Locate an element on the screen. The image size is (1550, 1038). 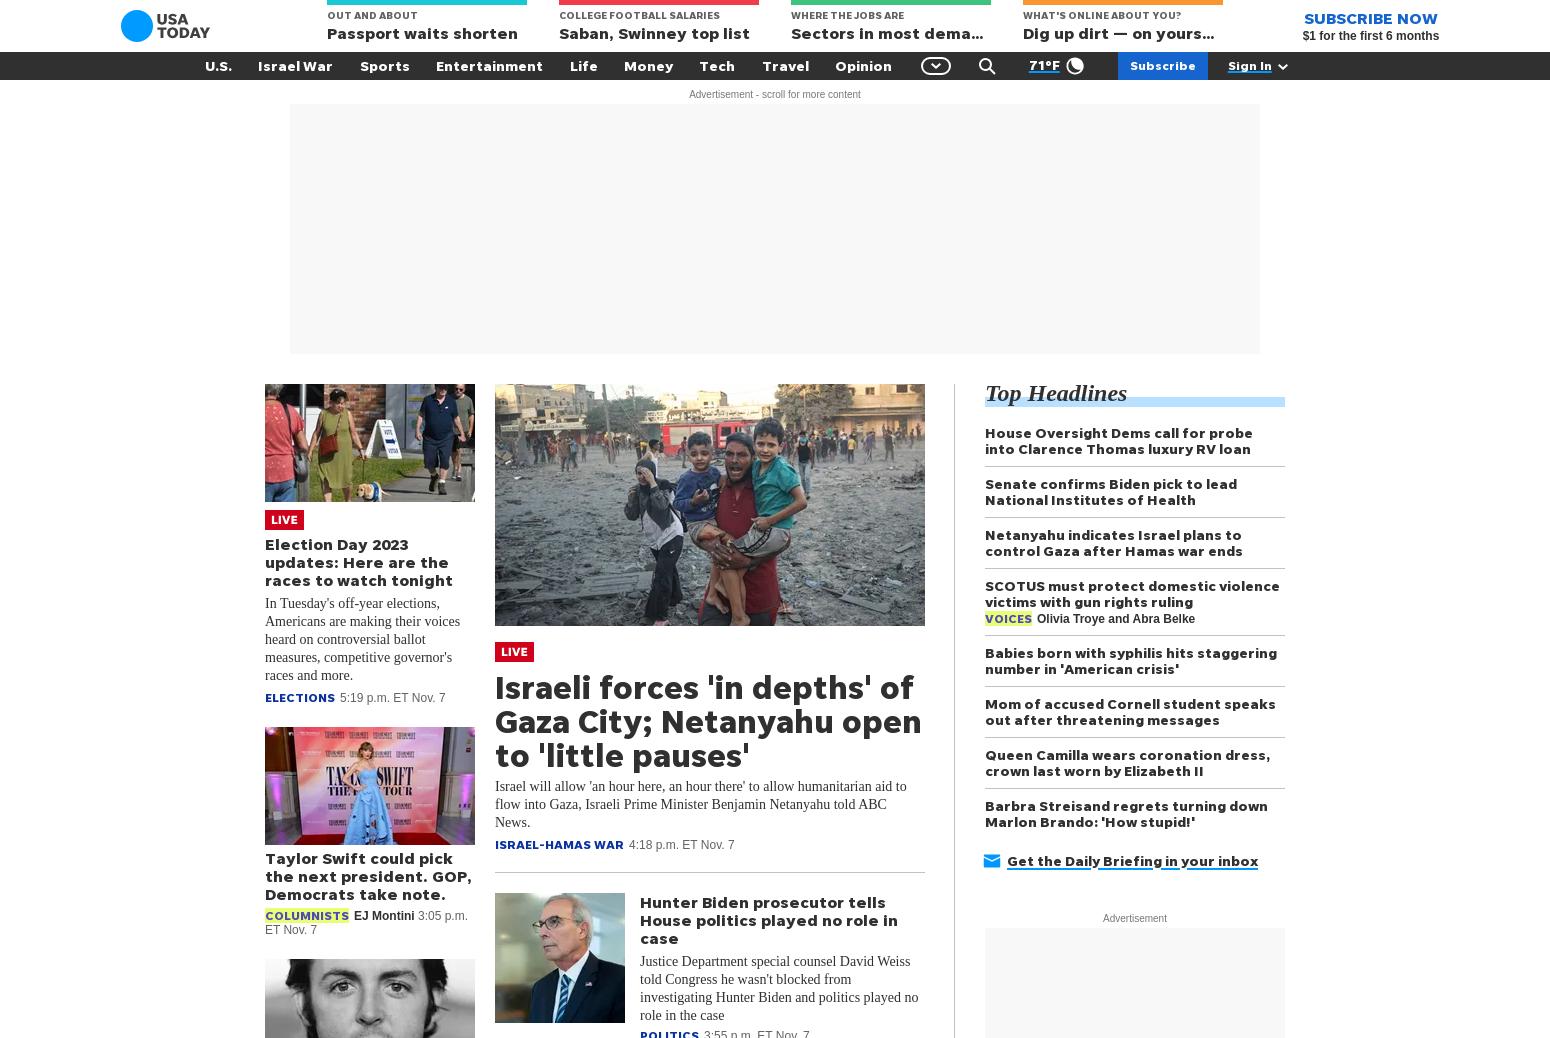
'Election Day 2023 updates: Here are the races to watch tonight' is located at coordinates (357, 560).